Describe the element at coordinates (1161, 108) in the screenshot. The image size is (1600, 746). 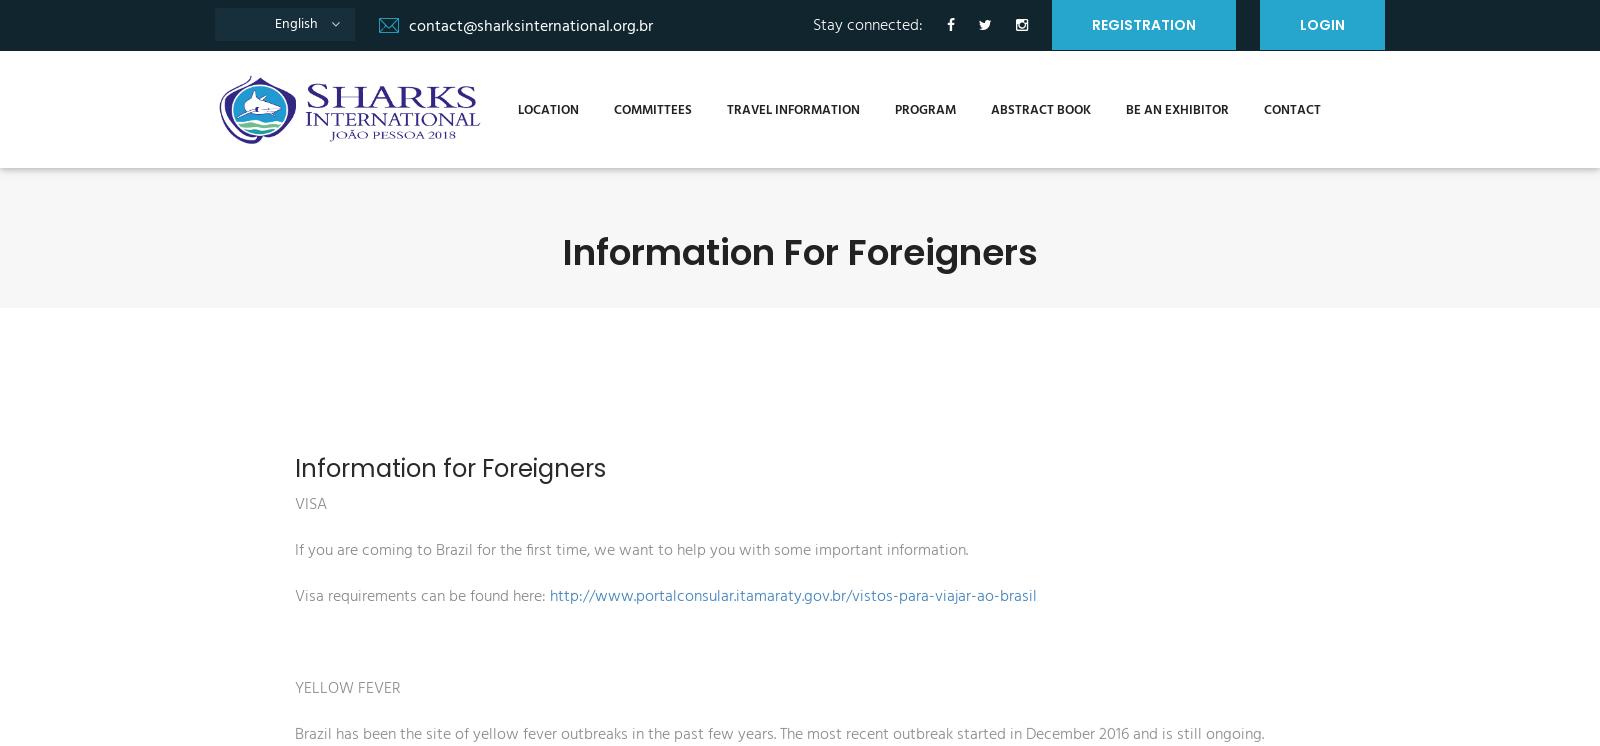
I see `'Be an Exhibitor'` at that location.